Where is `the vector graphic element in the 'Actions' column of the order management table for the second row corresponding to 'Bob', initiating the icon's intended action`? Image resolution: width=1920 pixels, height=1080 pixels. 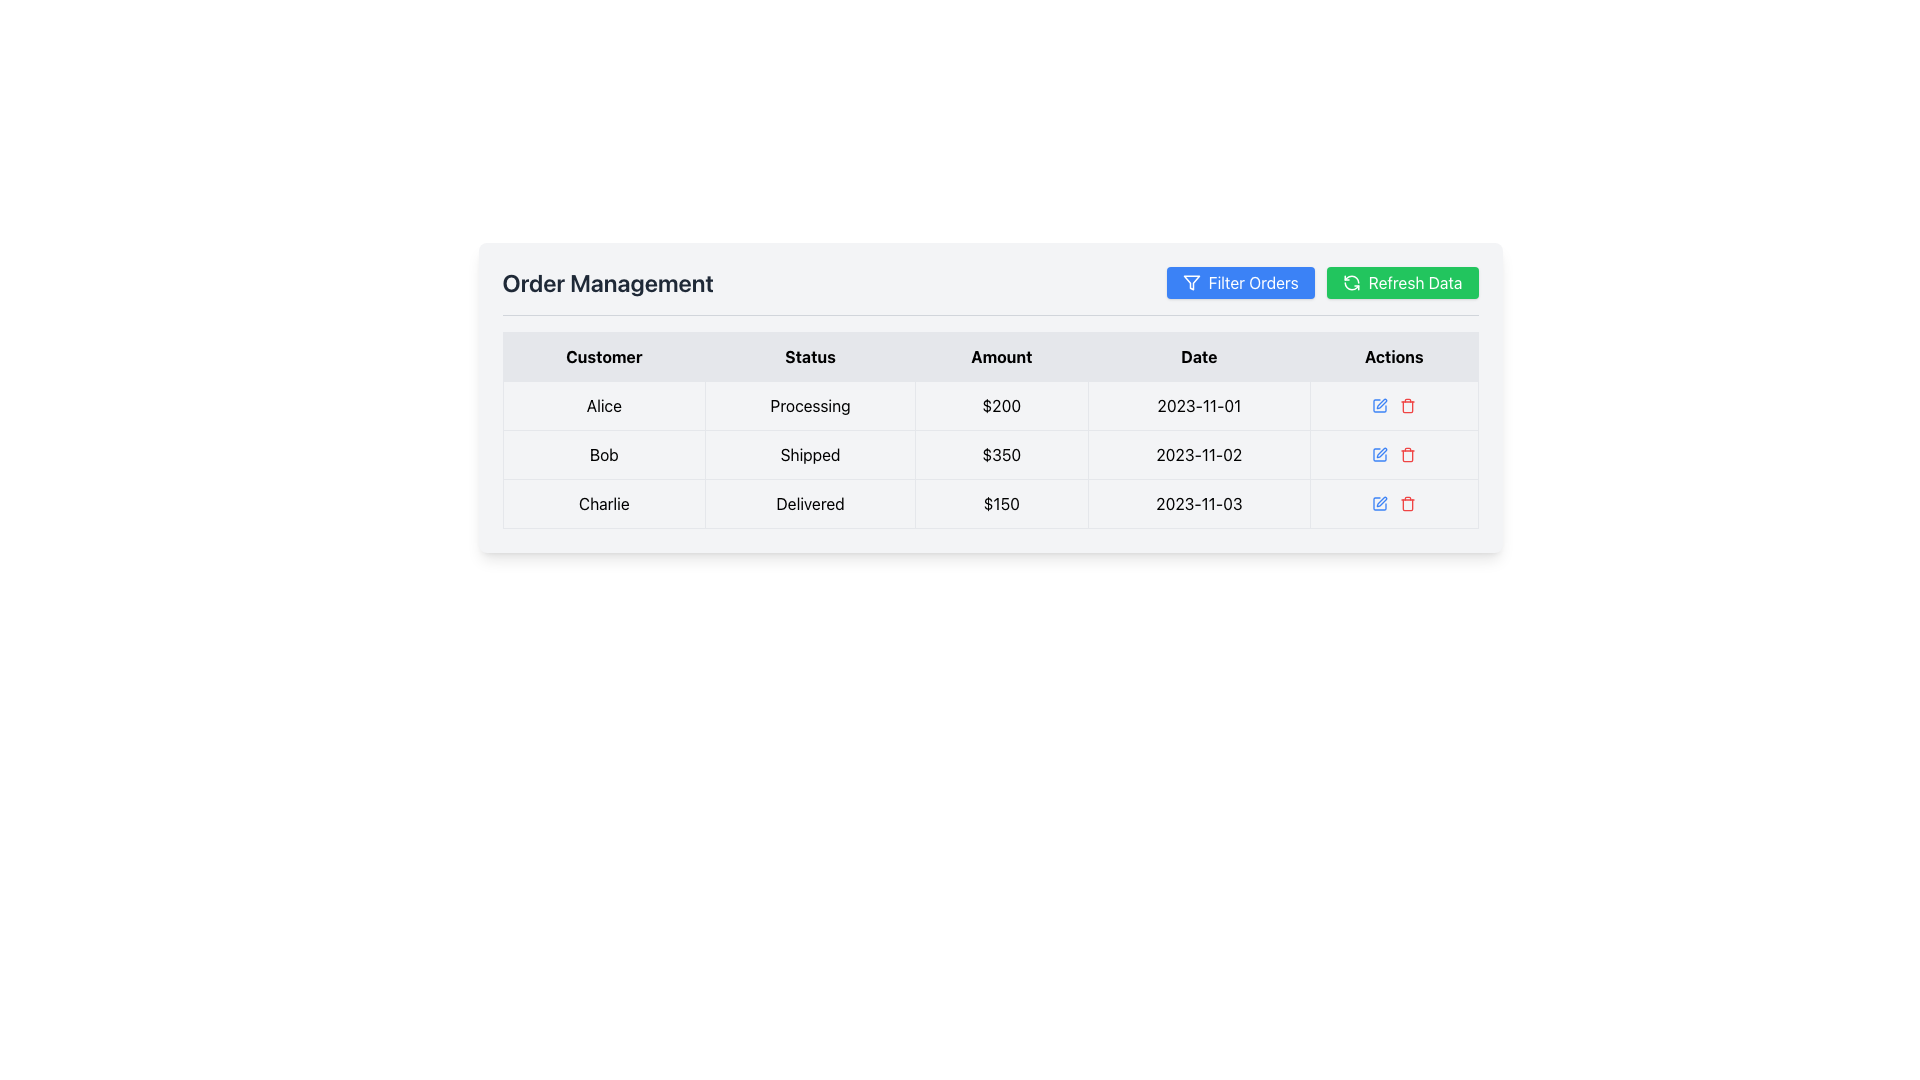 the vector graphic element in the 'Actions' column of the order management table for the second row corresponding to 'Bob', initiating the icon's intended action is located at coordinates (1379, 455).